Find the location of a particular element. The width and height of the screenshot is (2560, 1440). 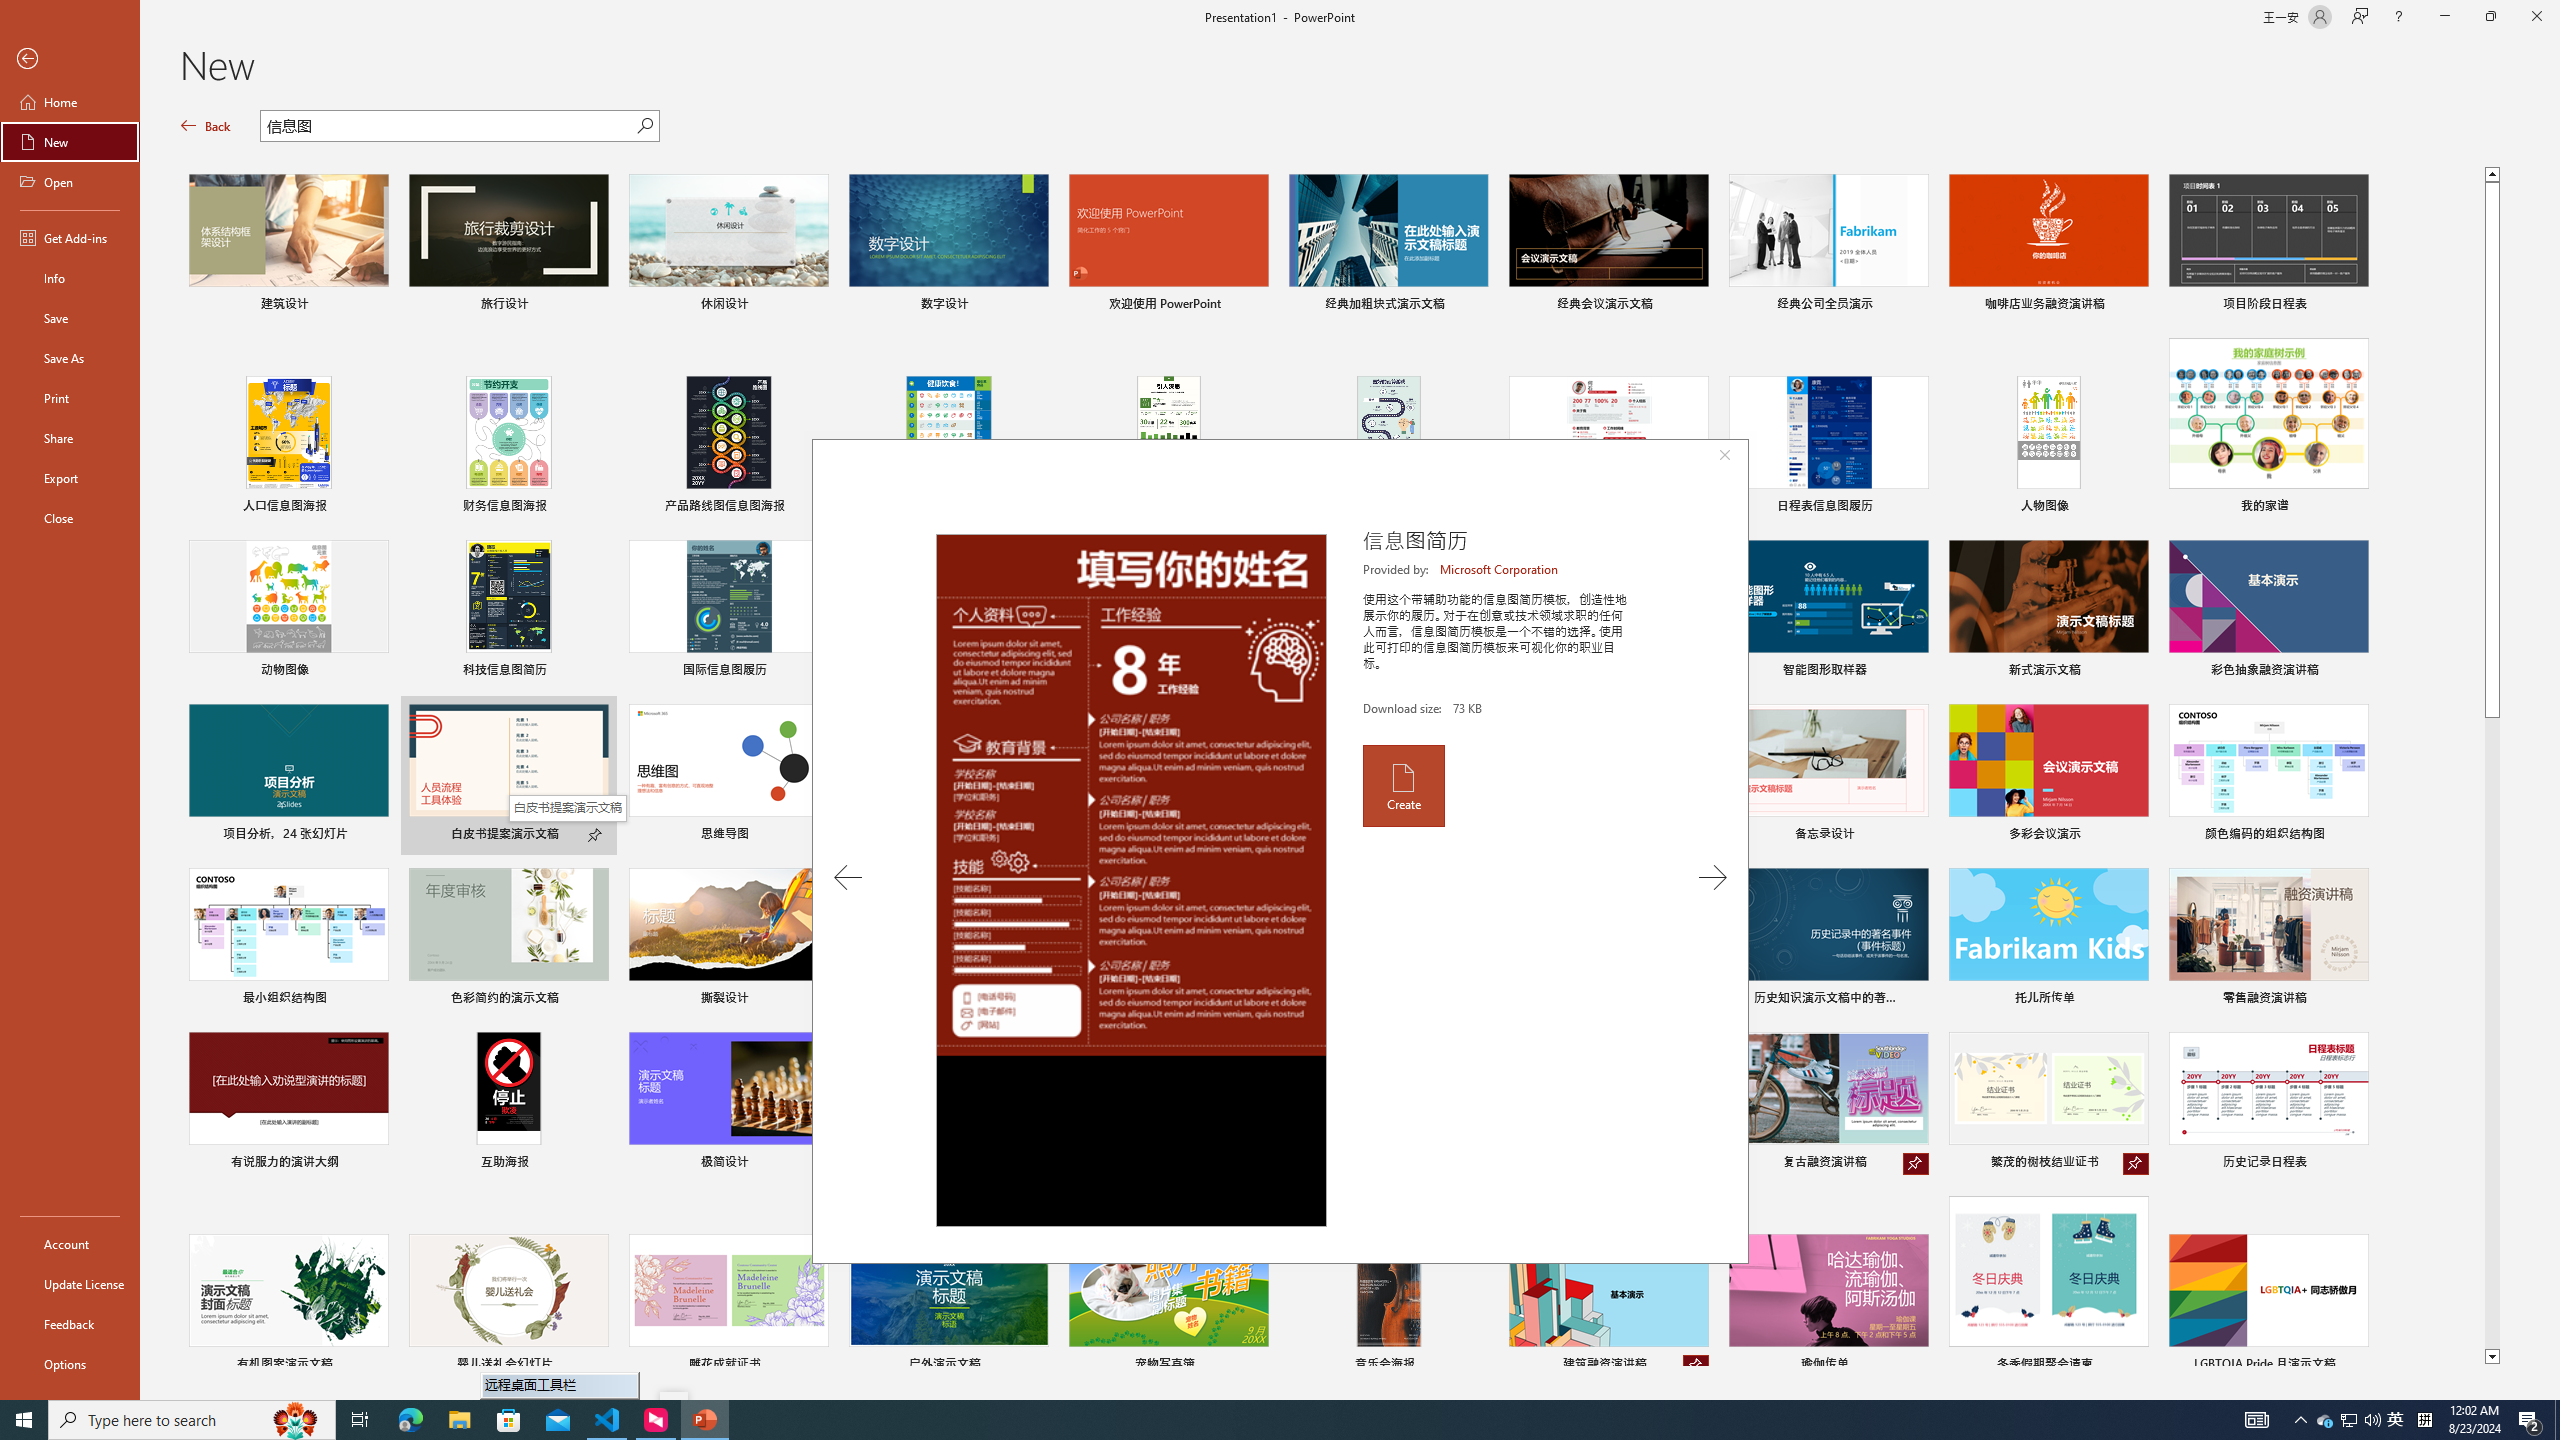

'Line down' is located at coordinates (2491, 1356).